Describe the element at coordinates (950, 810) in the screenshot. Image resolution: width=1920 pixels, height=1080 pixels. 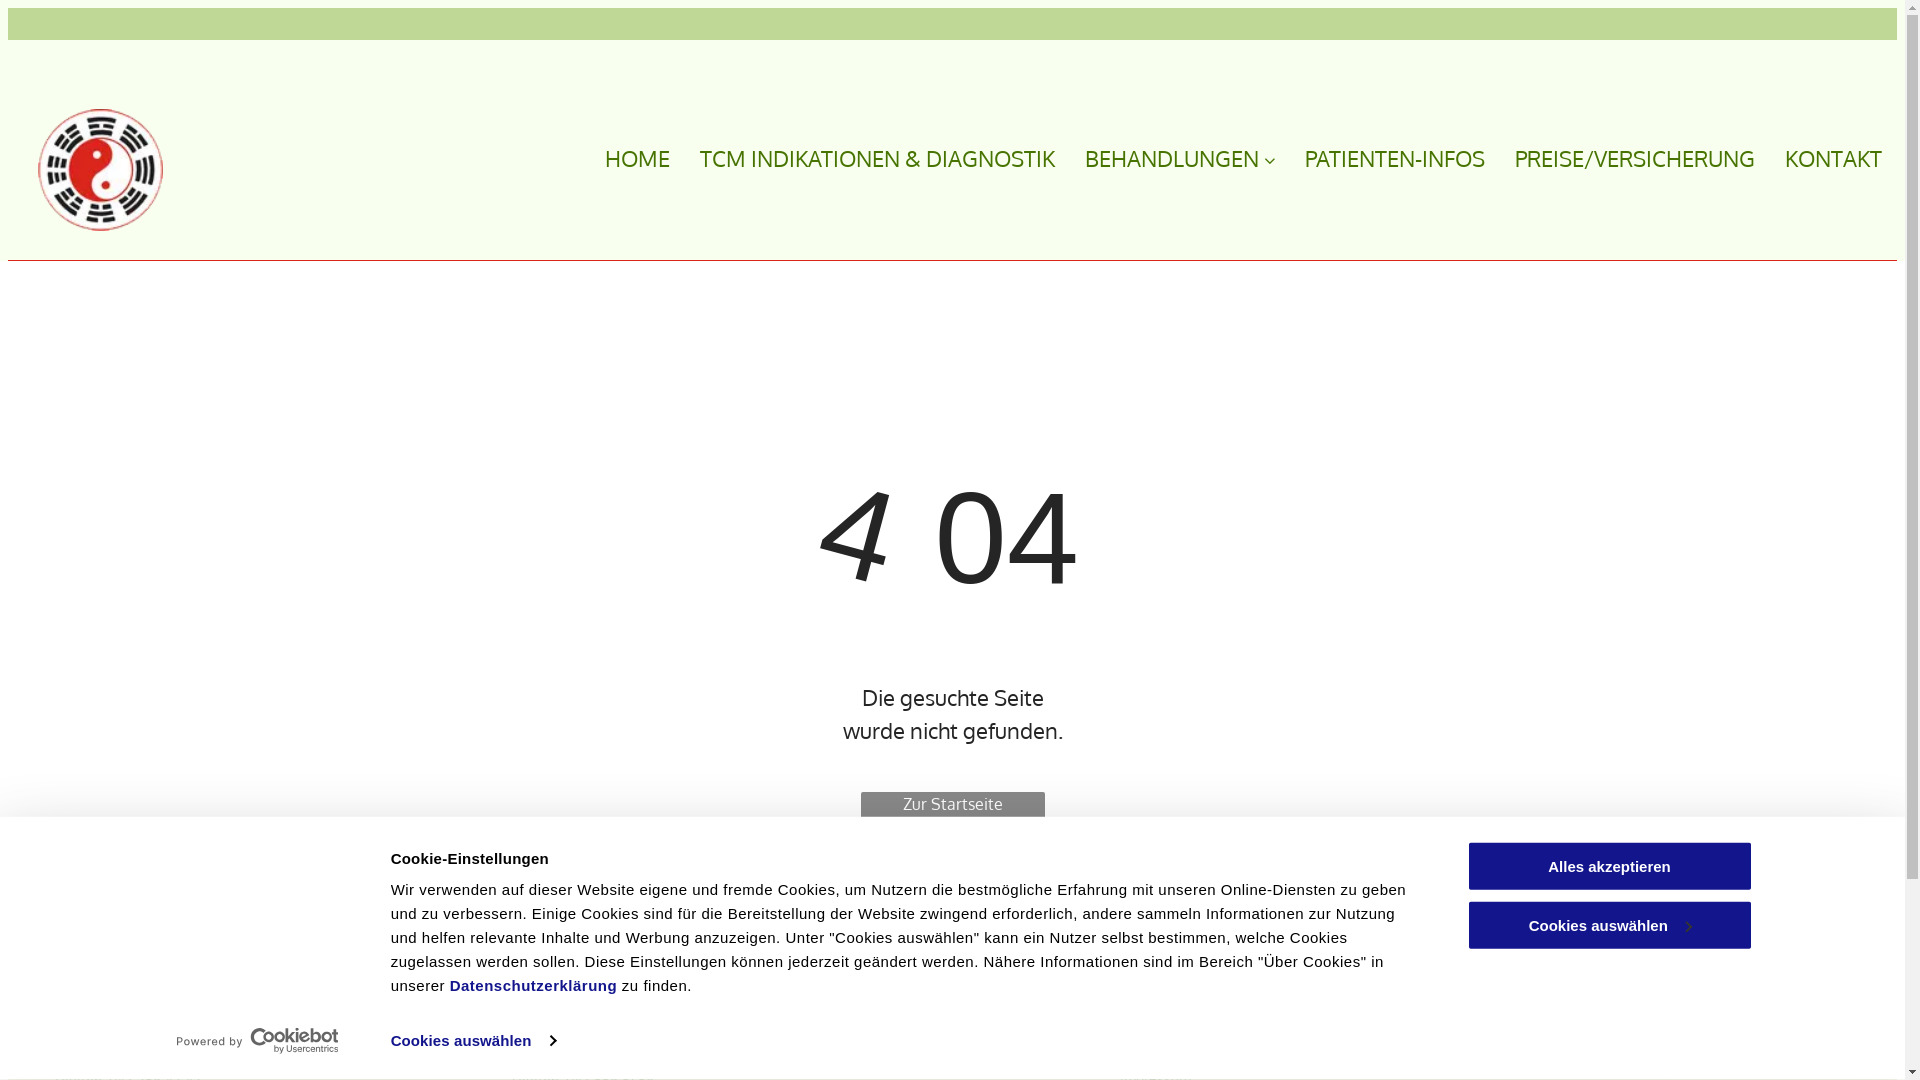
I see `'Zur Startseite'` at that location.